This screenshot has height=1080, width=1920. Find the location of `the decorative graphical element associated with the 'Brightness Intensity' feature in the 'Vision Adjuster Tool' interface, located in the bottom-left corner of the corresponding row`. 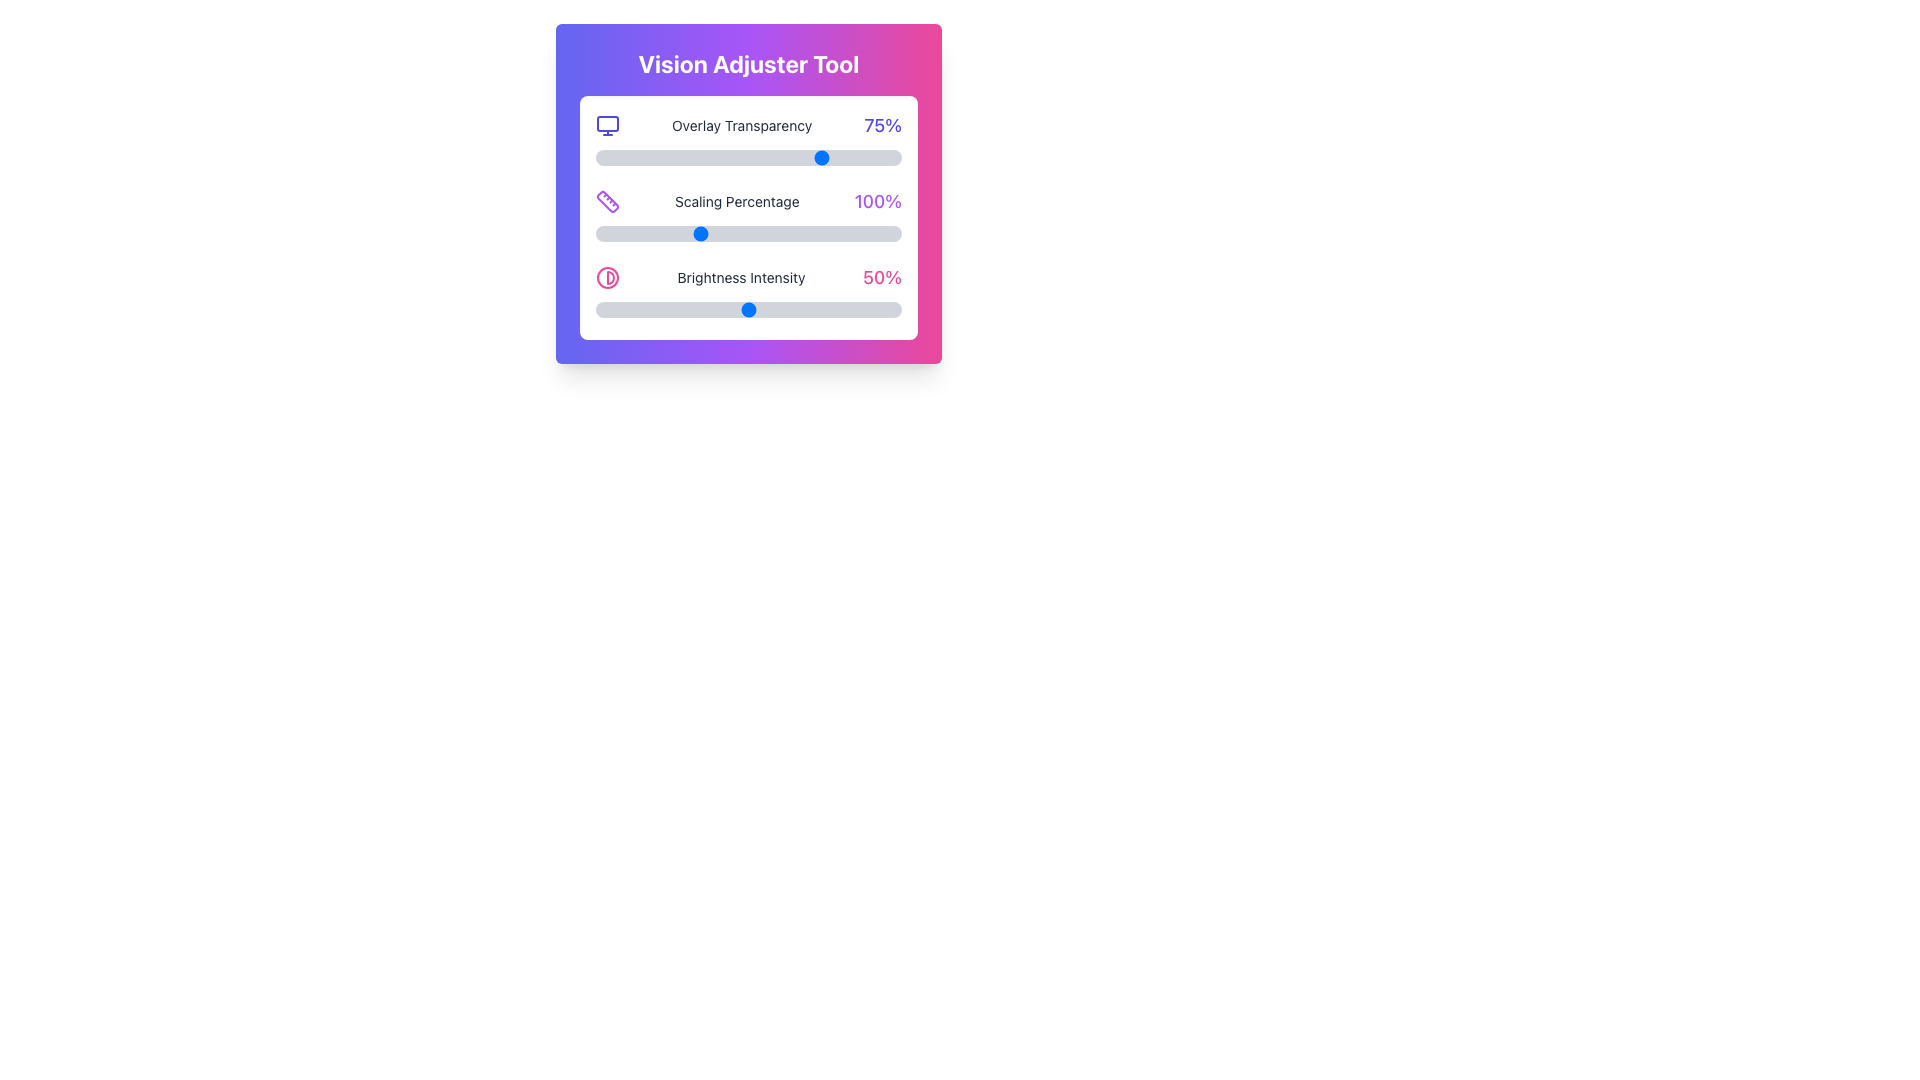

the decorative graphical element associated with the 'Brightness Intensity' feature in the 'Vision Adjuster Tool' interface, located in the bottom-left corner of the corresponding row is located at coordinates (607, 277).